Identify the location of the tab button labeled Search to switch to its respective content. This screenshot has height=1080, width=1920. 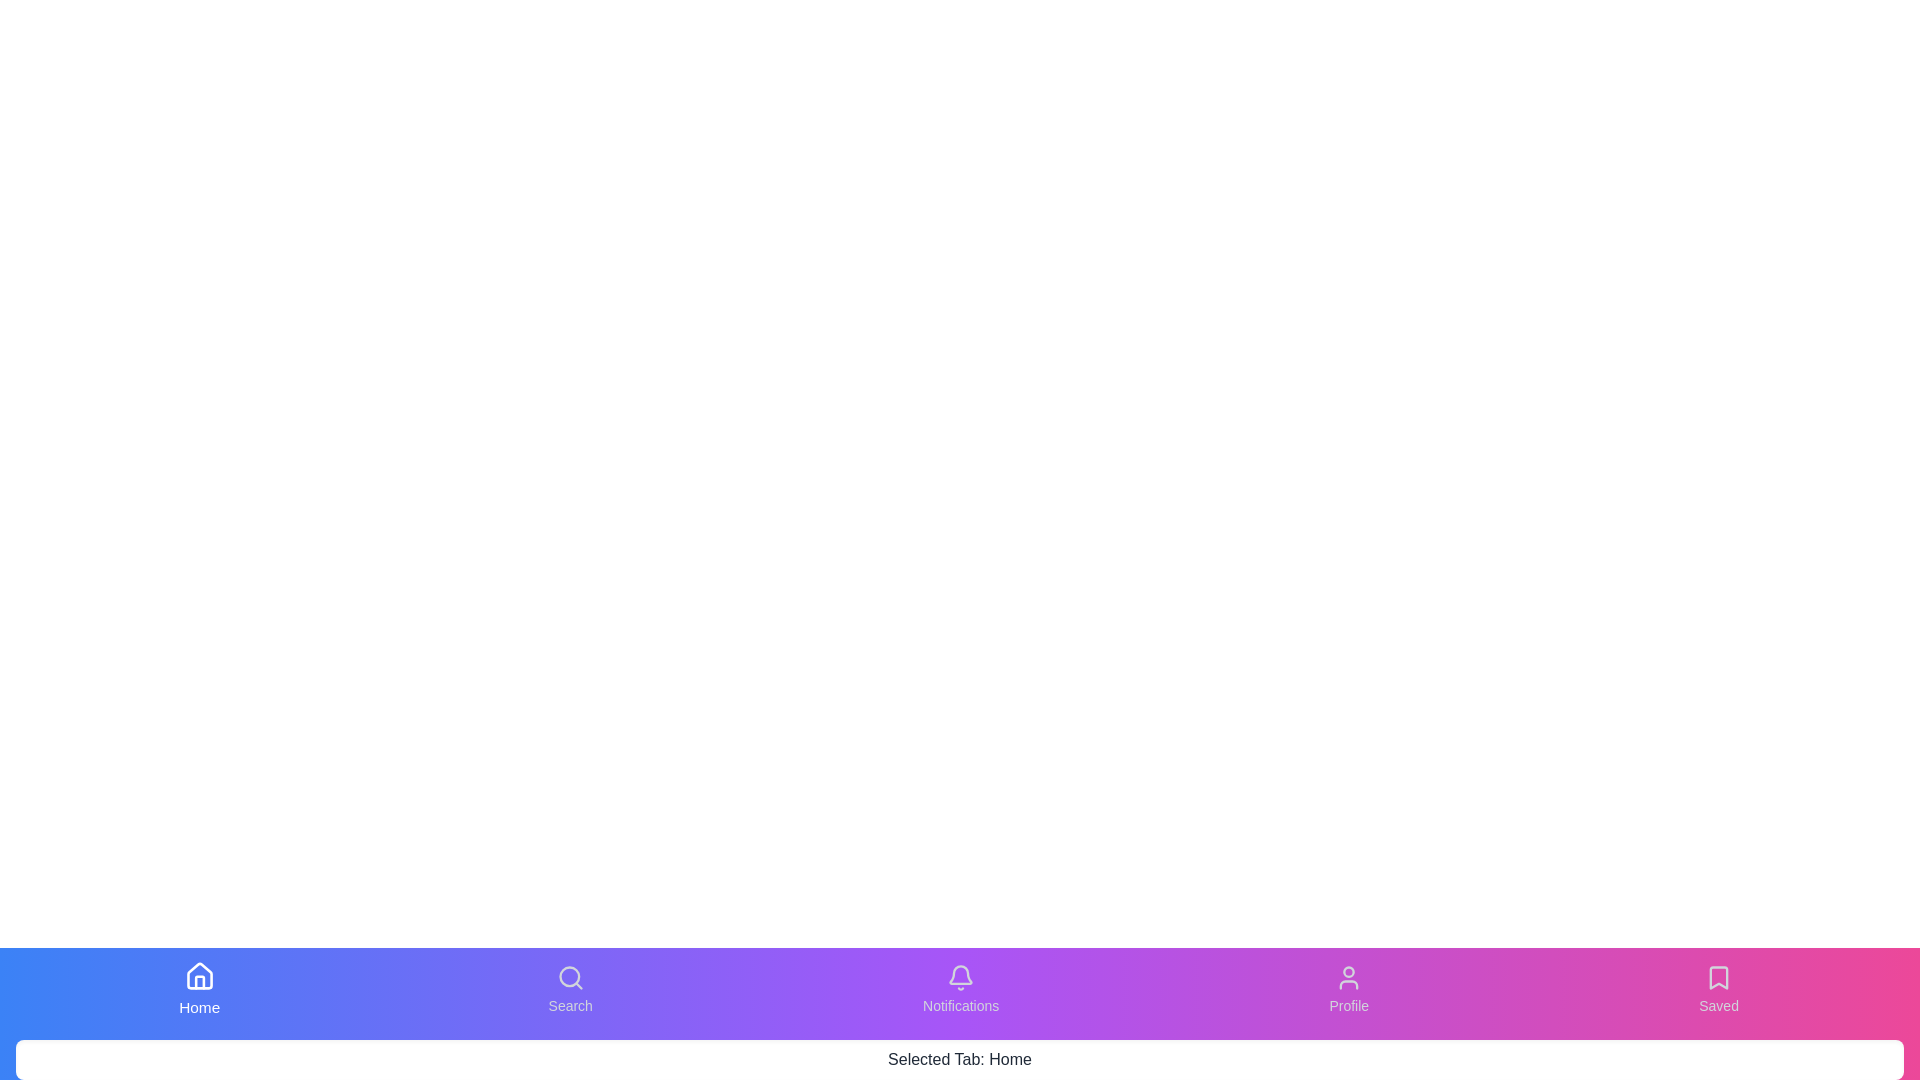
(569, 990).